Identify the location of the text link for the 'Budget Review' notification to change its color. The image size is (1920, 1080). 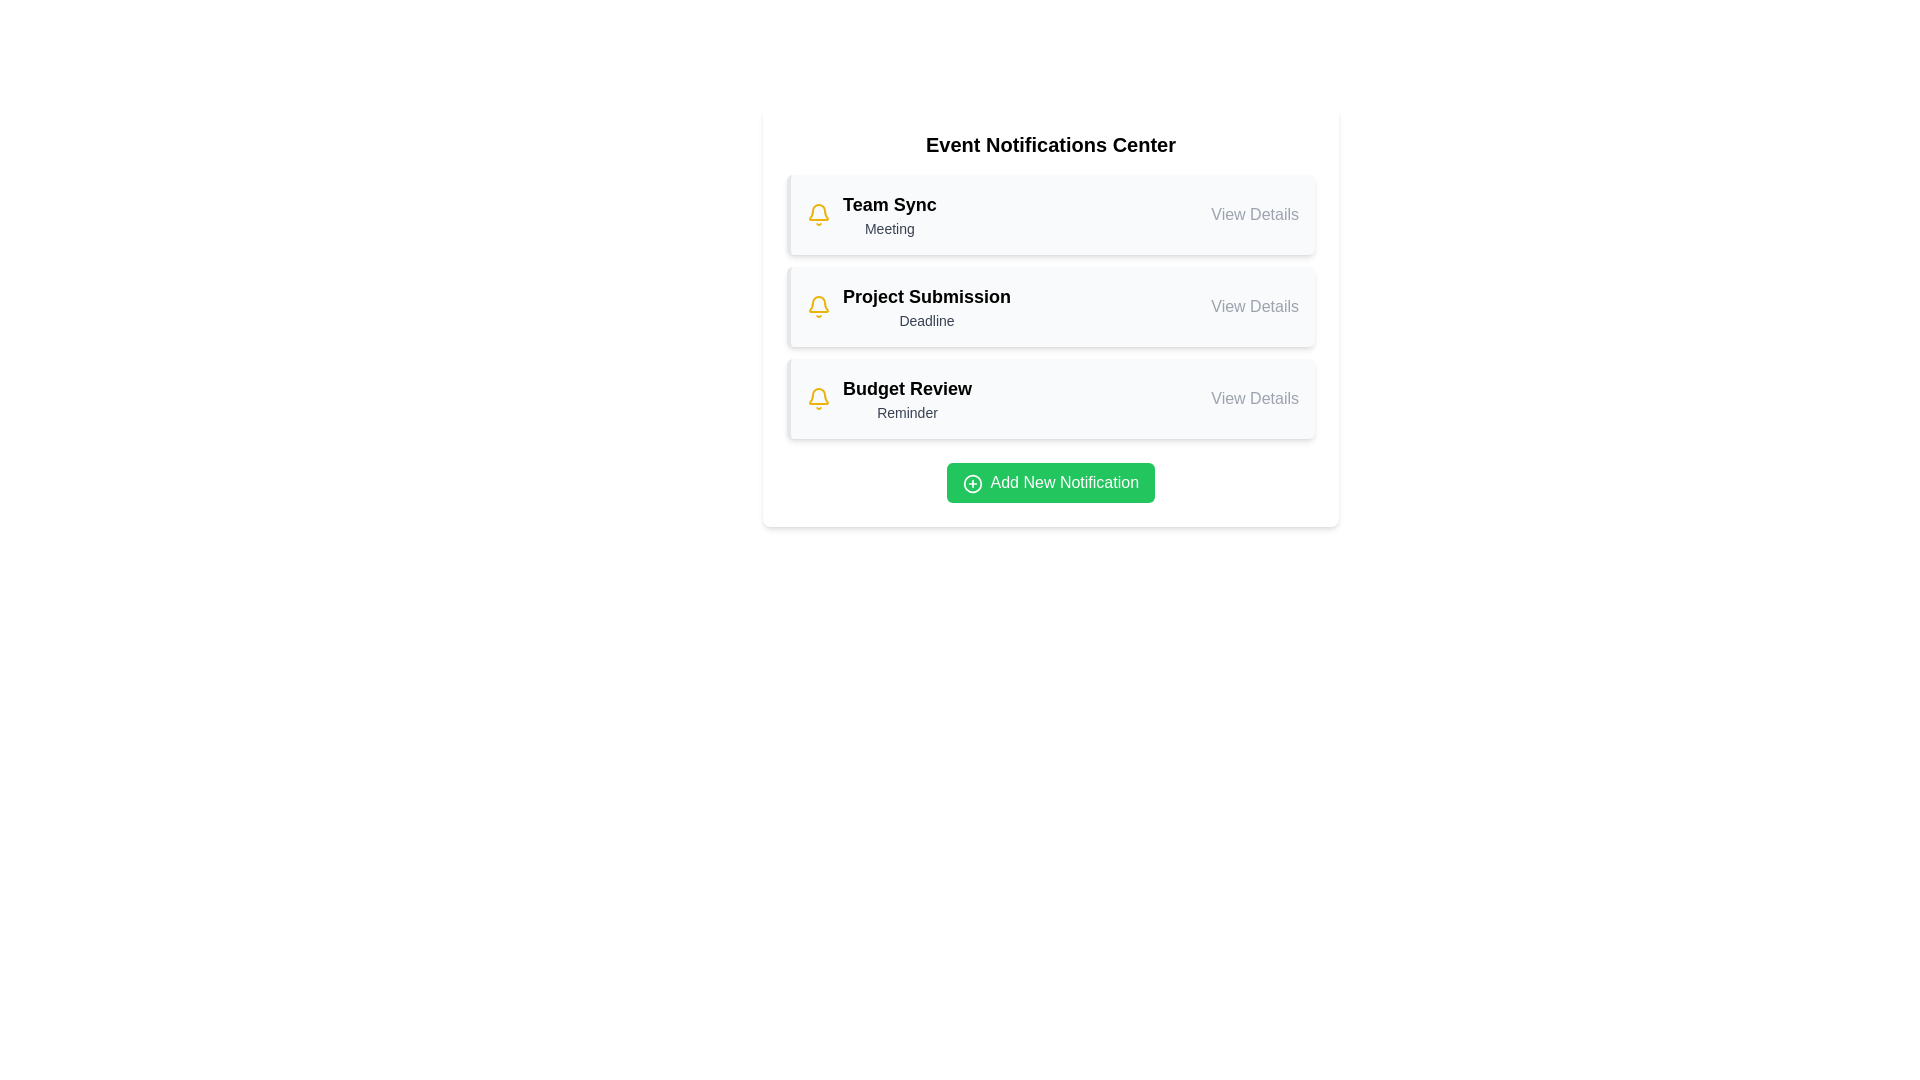
(1254, 398).